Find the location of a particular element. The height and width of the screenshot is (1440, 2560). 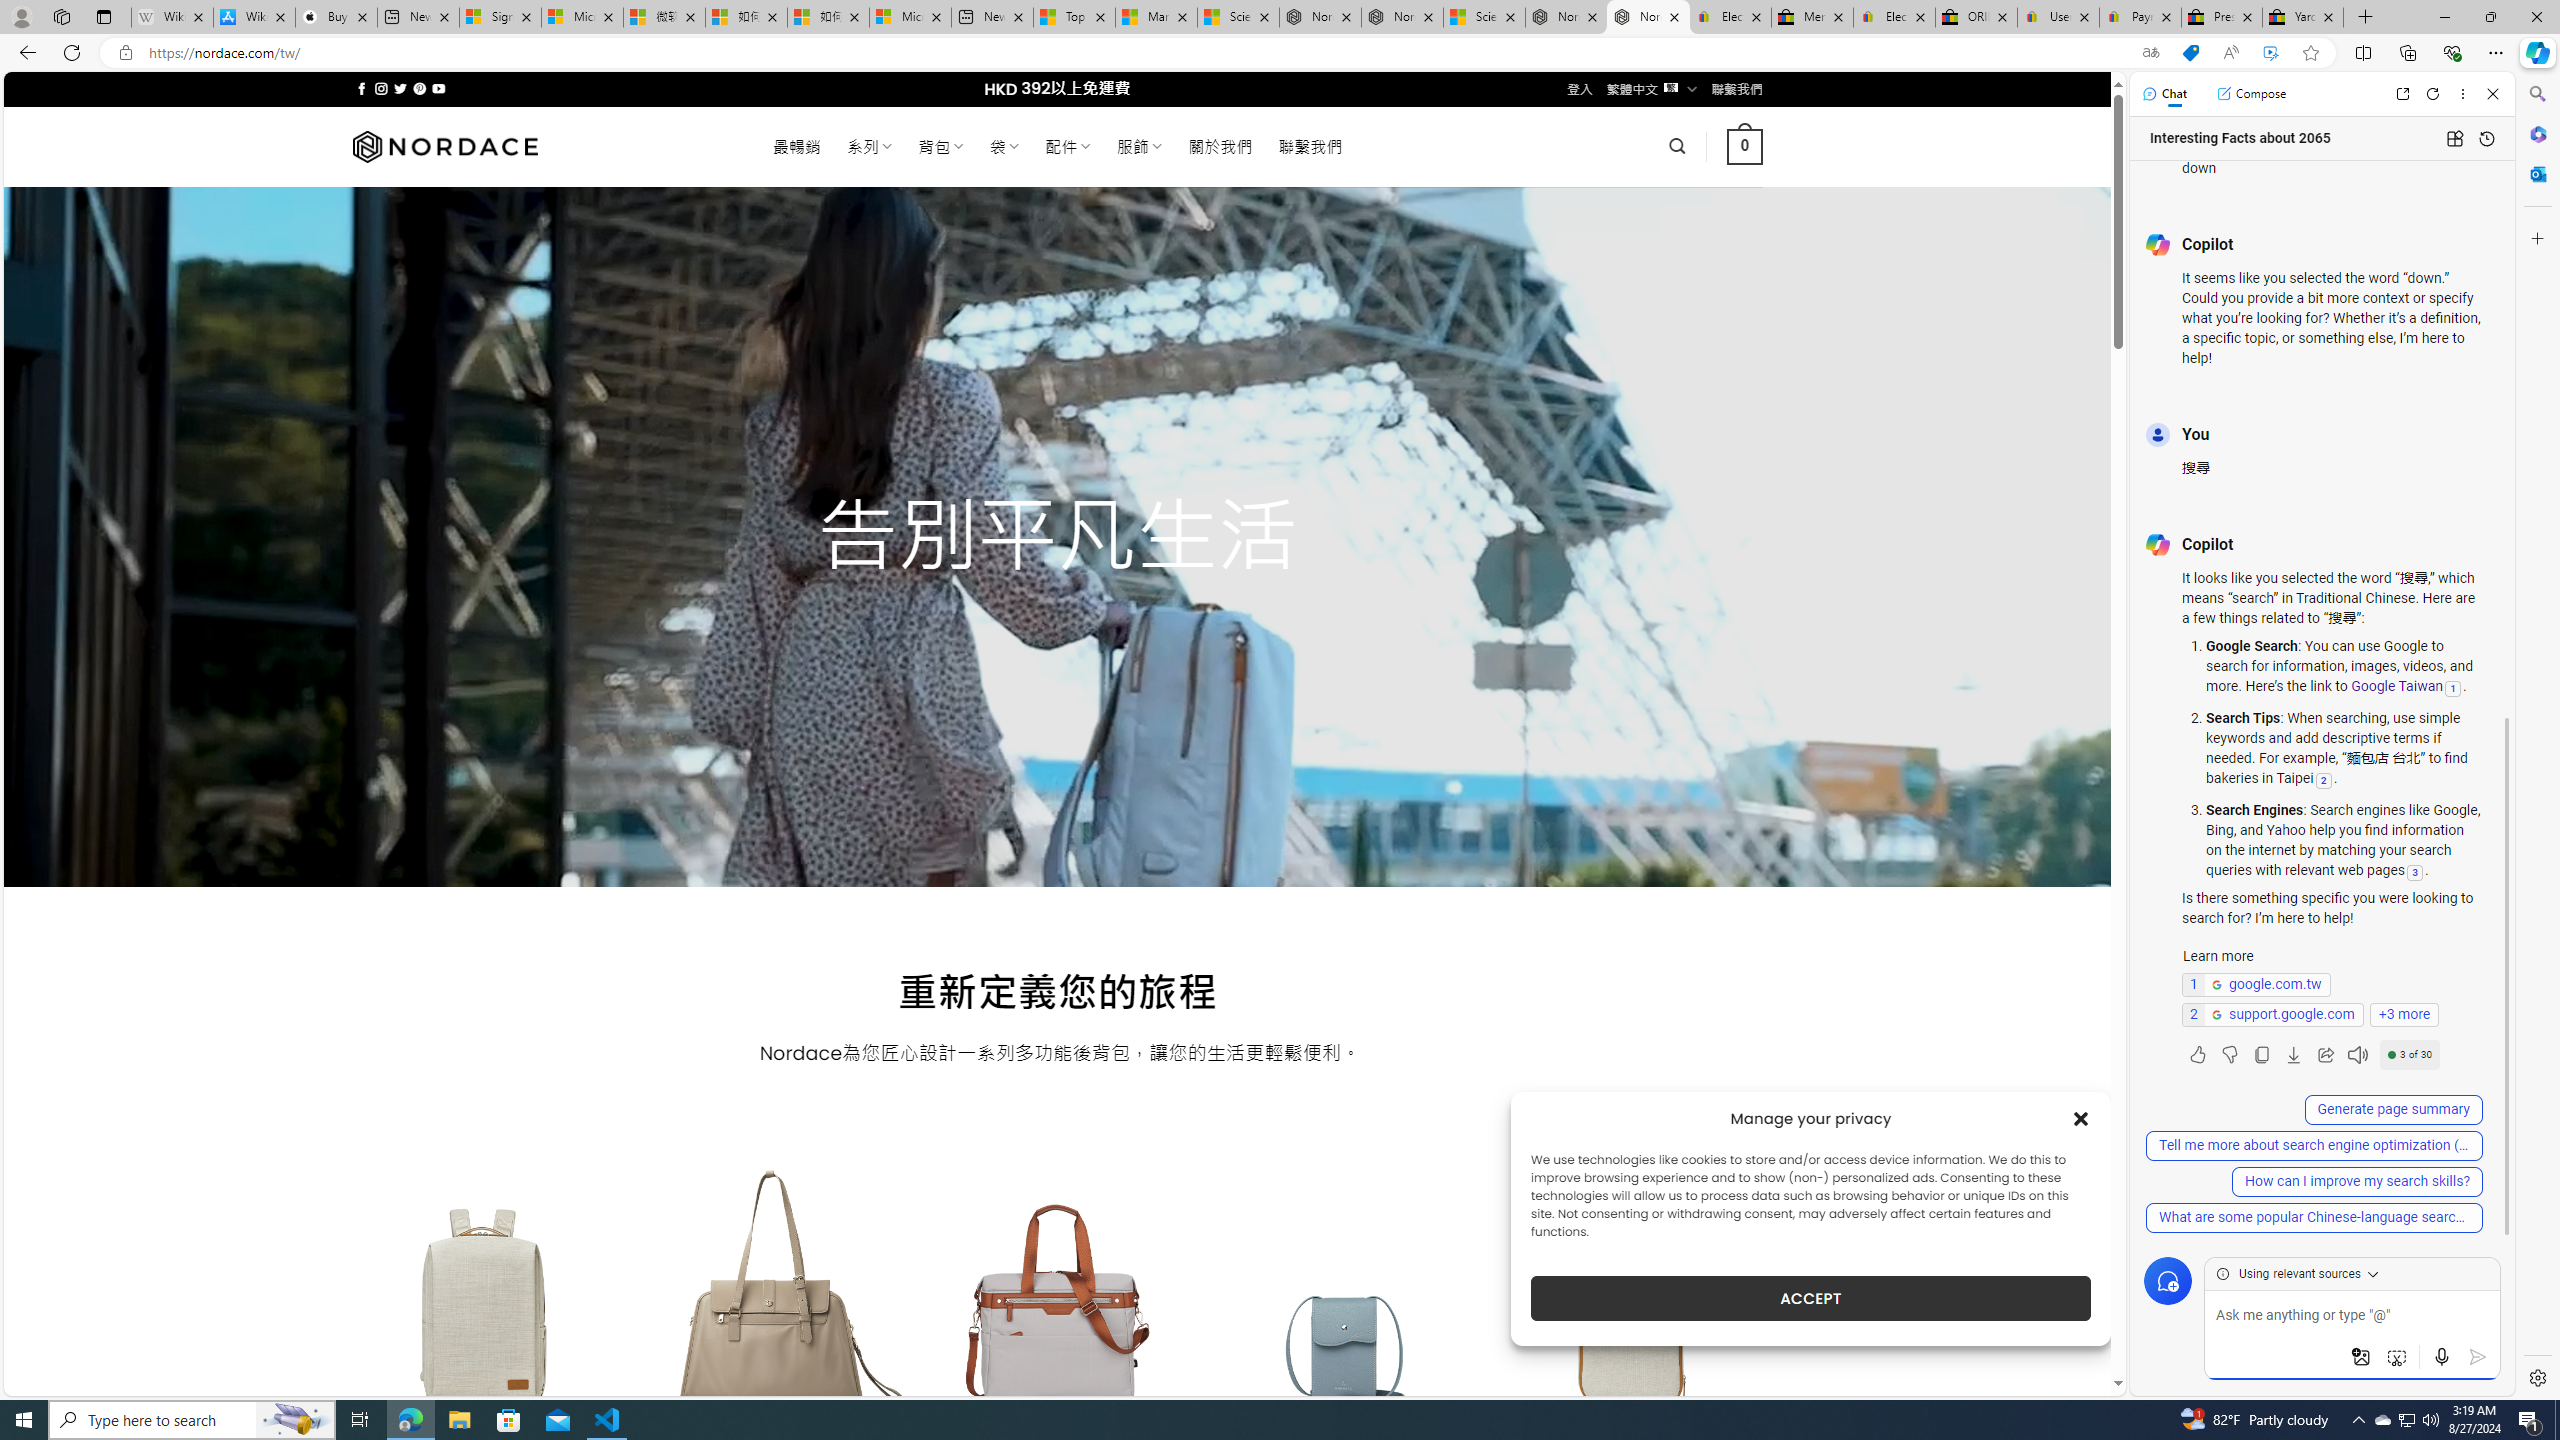

'Enhance video' is located at coordinates (2270, 53).